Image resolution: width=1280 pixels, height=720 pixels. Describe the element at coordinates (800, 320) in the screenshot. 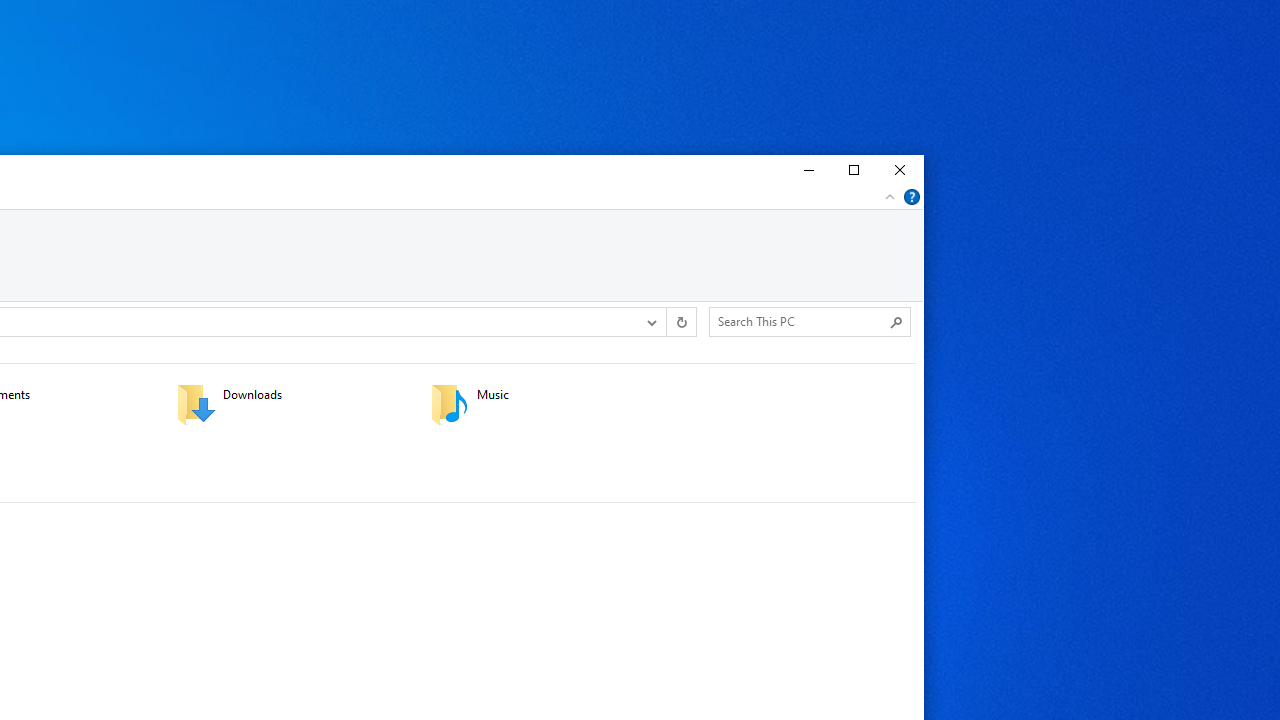

I see `'Search Box'` at that location.